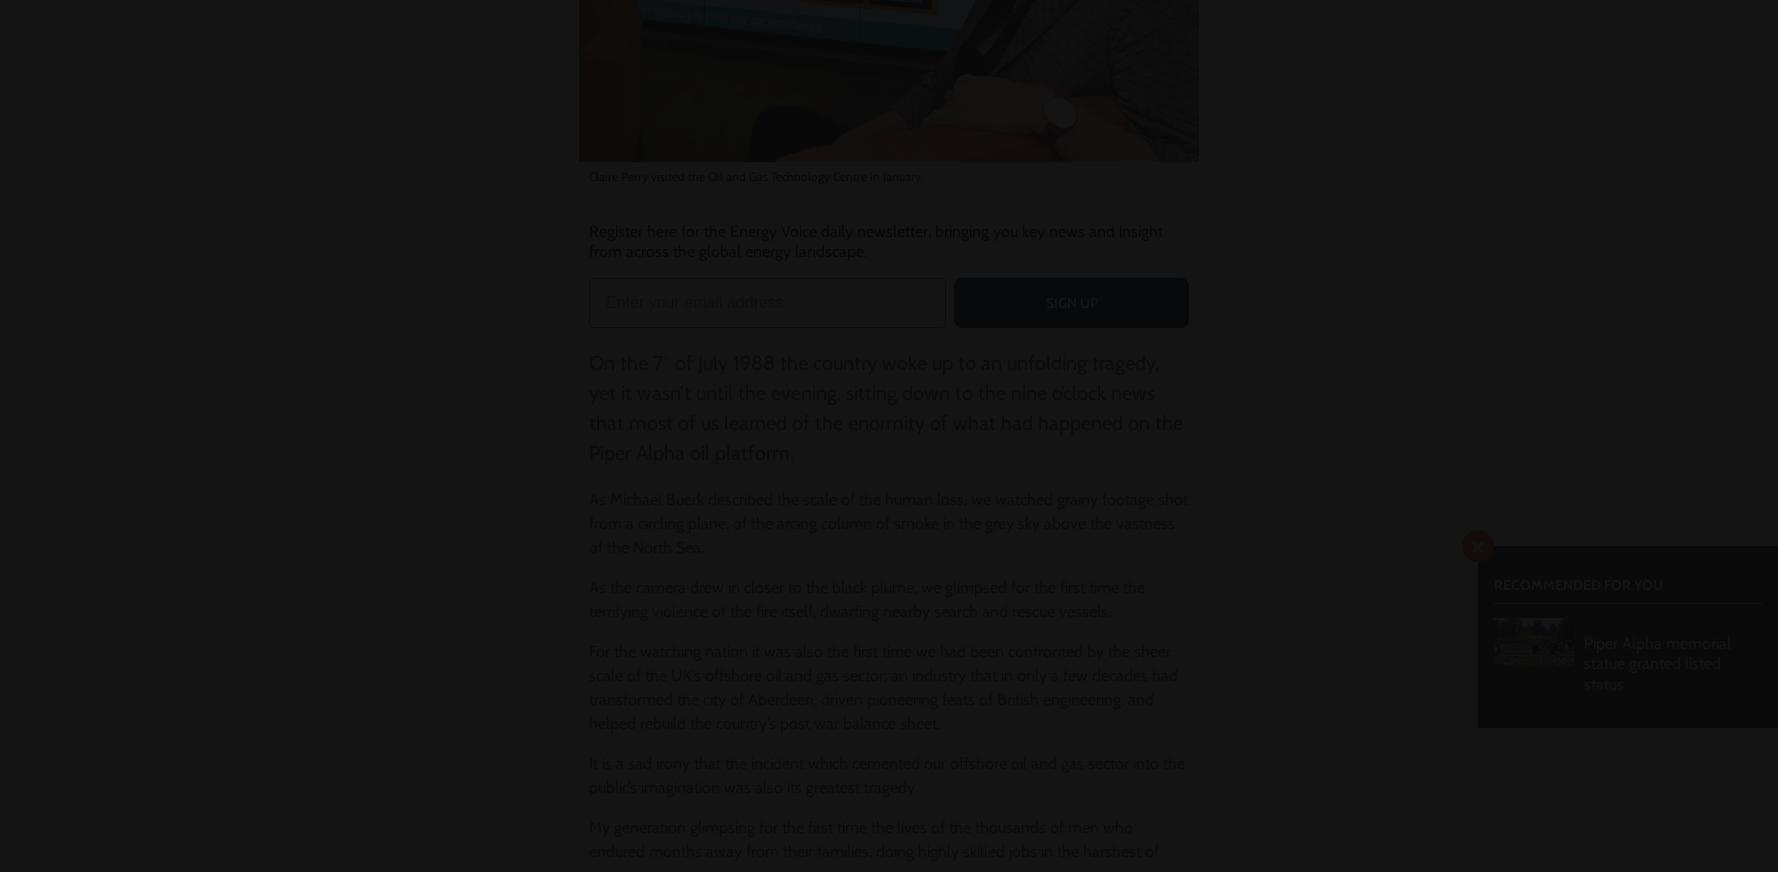 This screenshot has width=1778, height=872. What do you see at coordinates (663, 359) in the screenshot?
I see `'th'` at bounding box center [663, 359].